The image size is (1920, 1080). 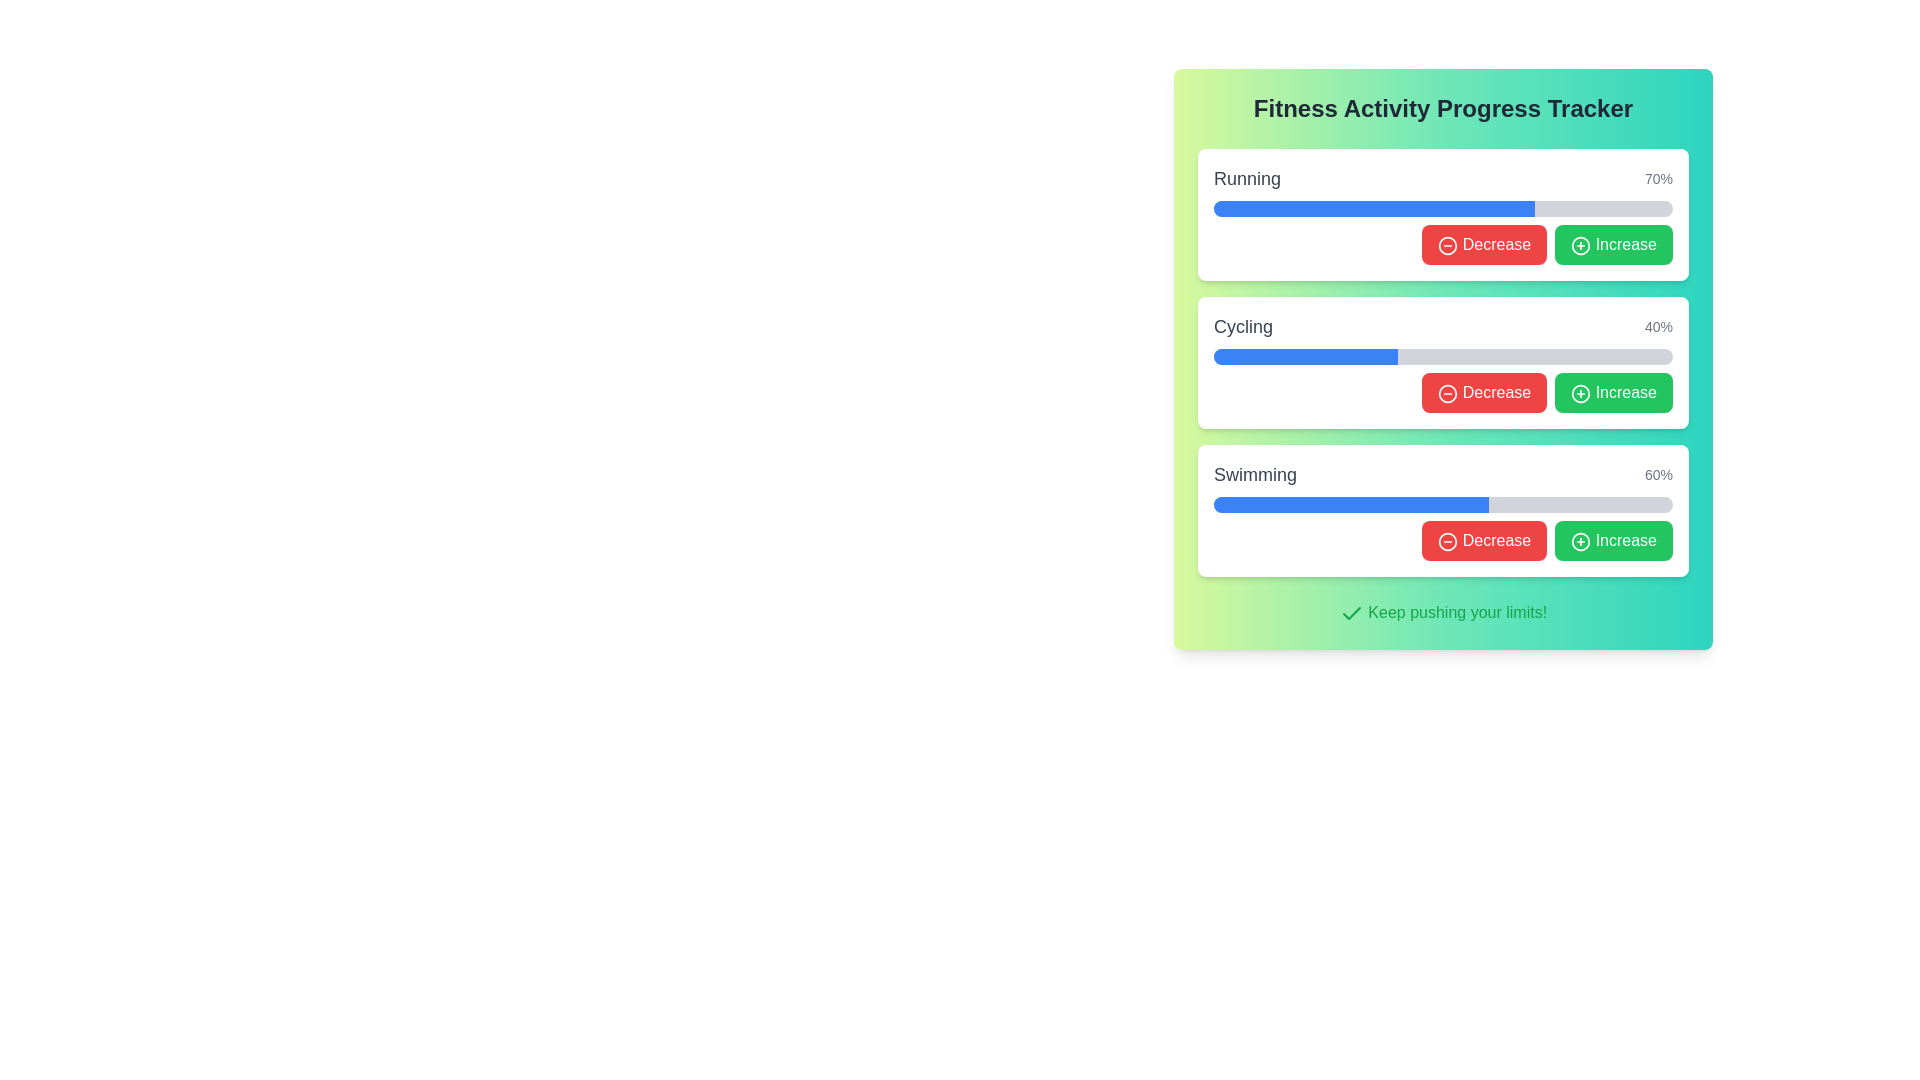 What do you see at coordinates (1351, 504) in the screenshot?
I see `the blue progress bar indicating the completion percentage for the 'Swimming' activity, which is positioned below the 'Cycling' activity and above the motivational message` at bounding box center [1351, 504].